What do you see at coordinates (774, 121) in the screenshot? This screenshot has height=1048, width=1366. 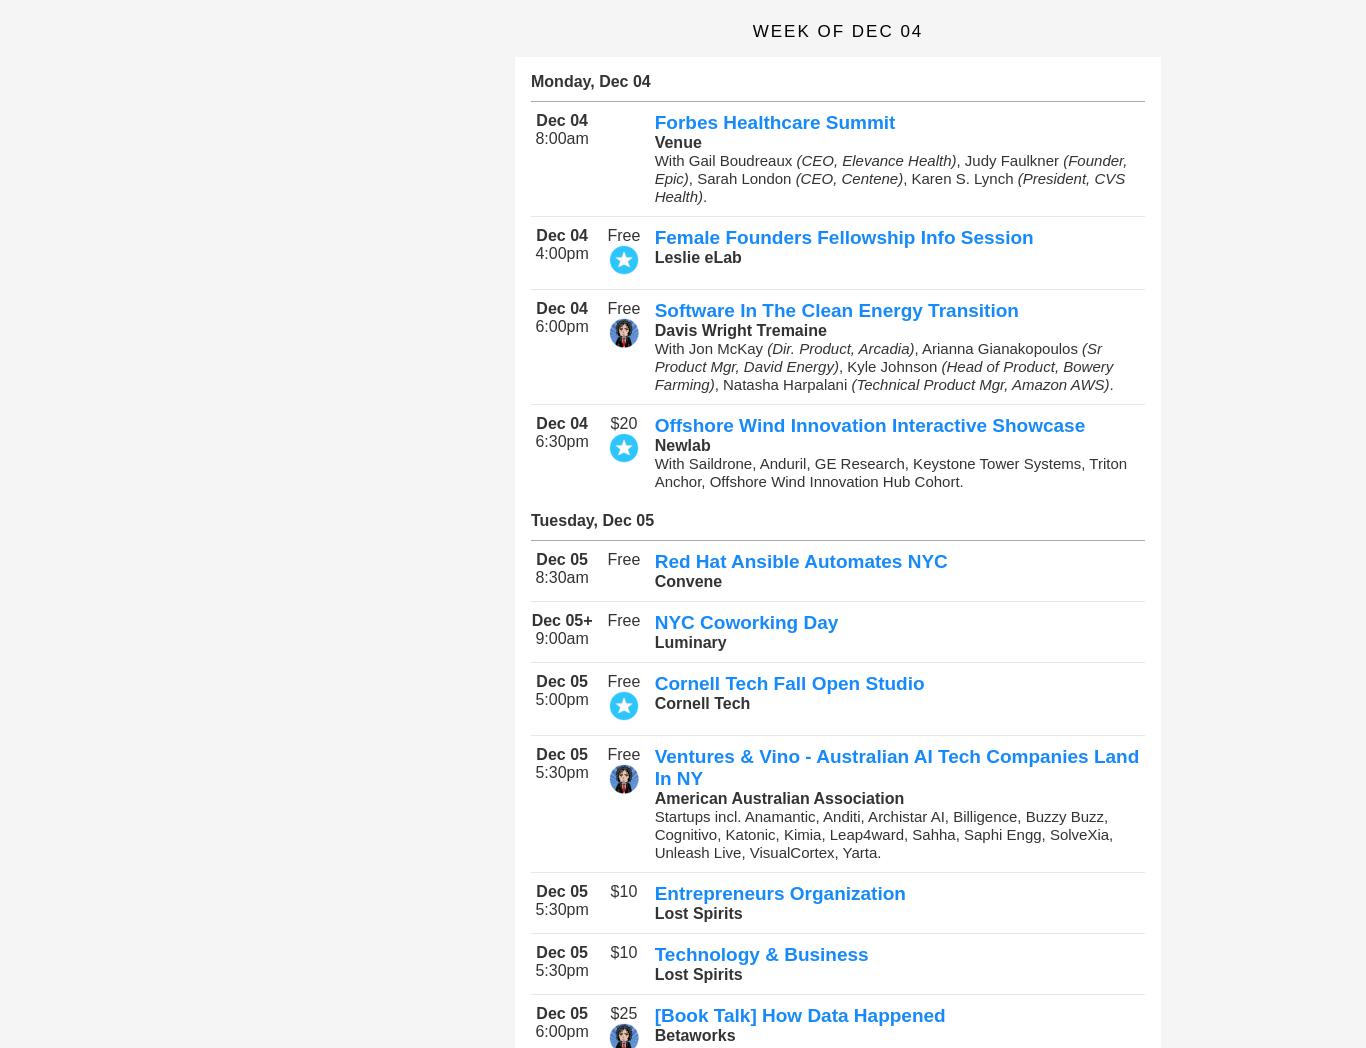 I see `'Forbes Healthcare Summit'` at bounding box center [774, 121].